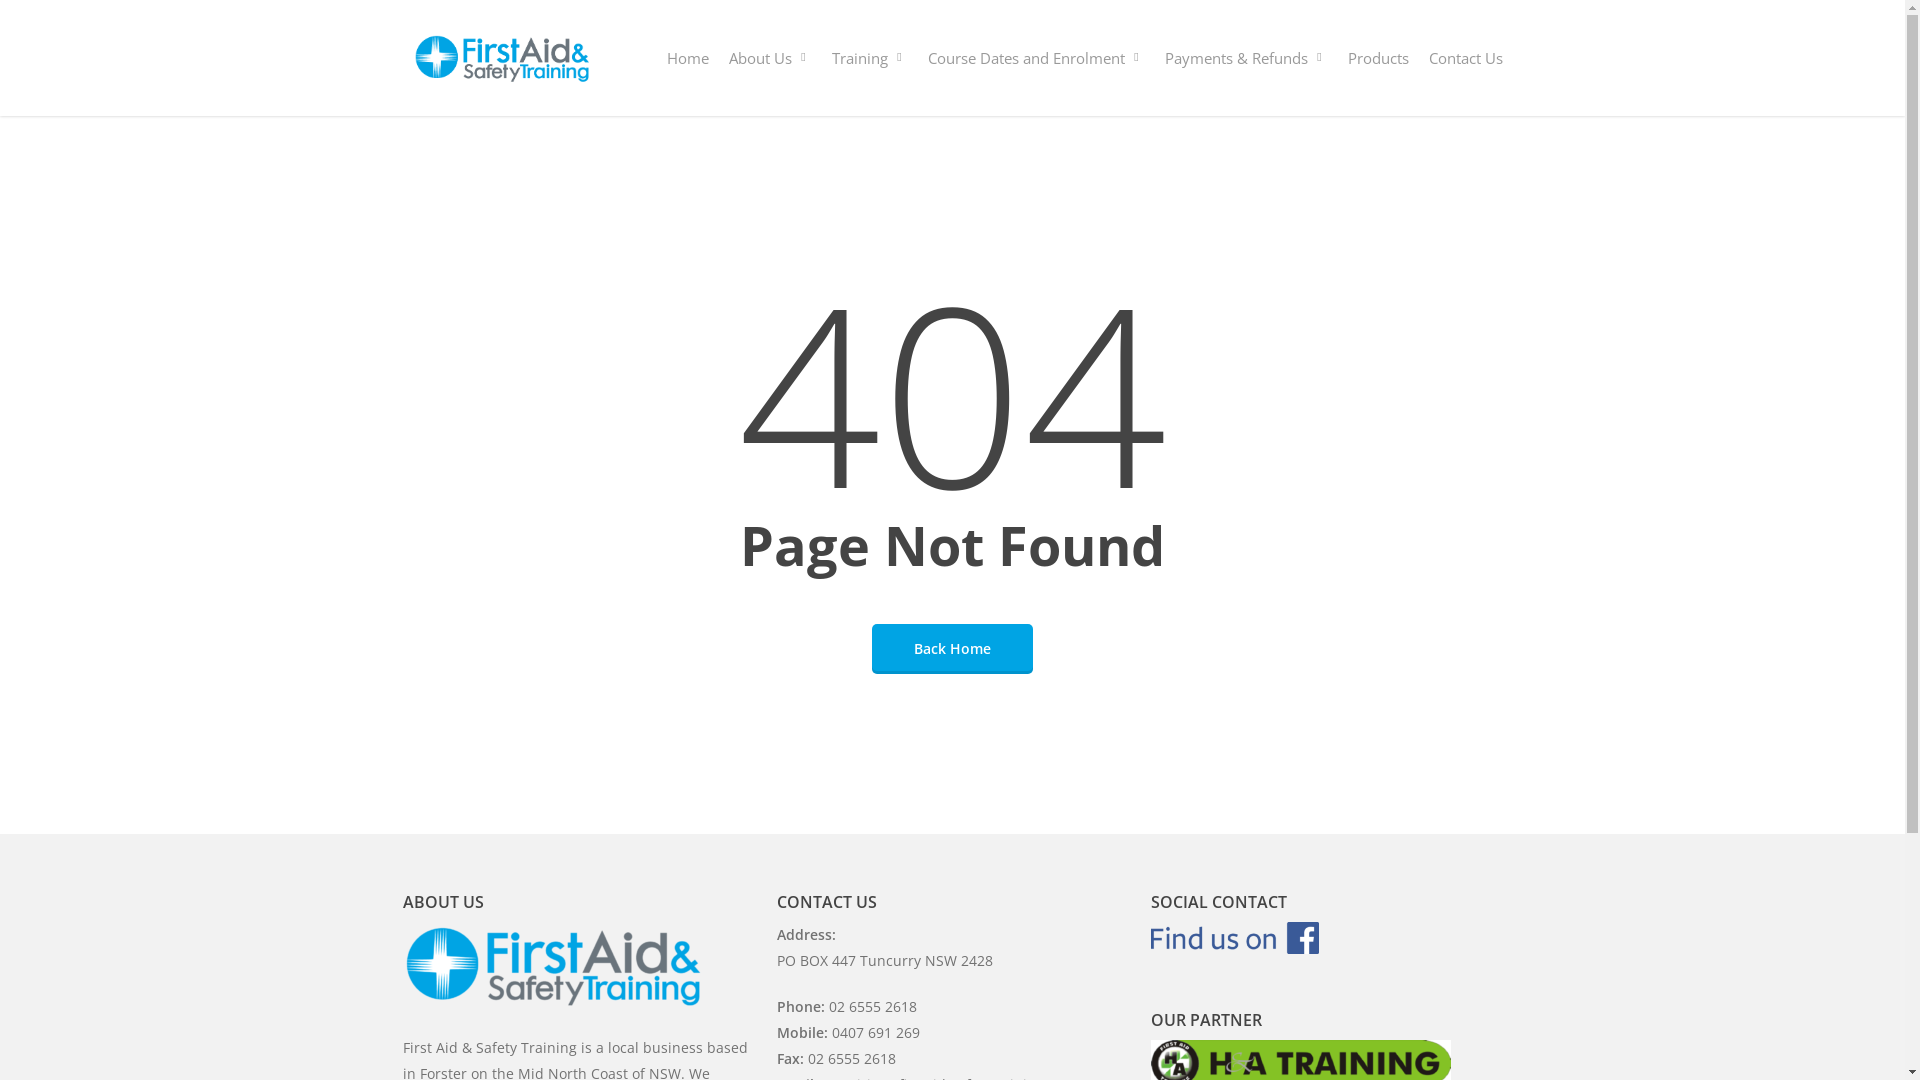 The image size is (1920, 1080). What do you see at coordinates (1244, 56) in the screenshot?
I see `'Payments & Refunds'` at bounding box center [1244, 56].